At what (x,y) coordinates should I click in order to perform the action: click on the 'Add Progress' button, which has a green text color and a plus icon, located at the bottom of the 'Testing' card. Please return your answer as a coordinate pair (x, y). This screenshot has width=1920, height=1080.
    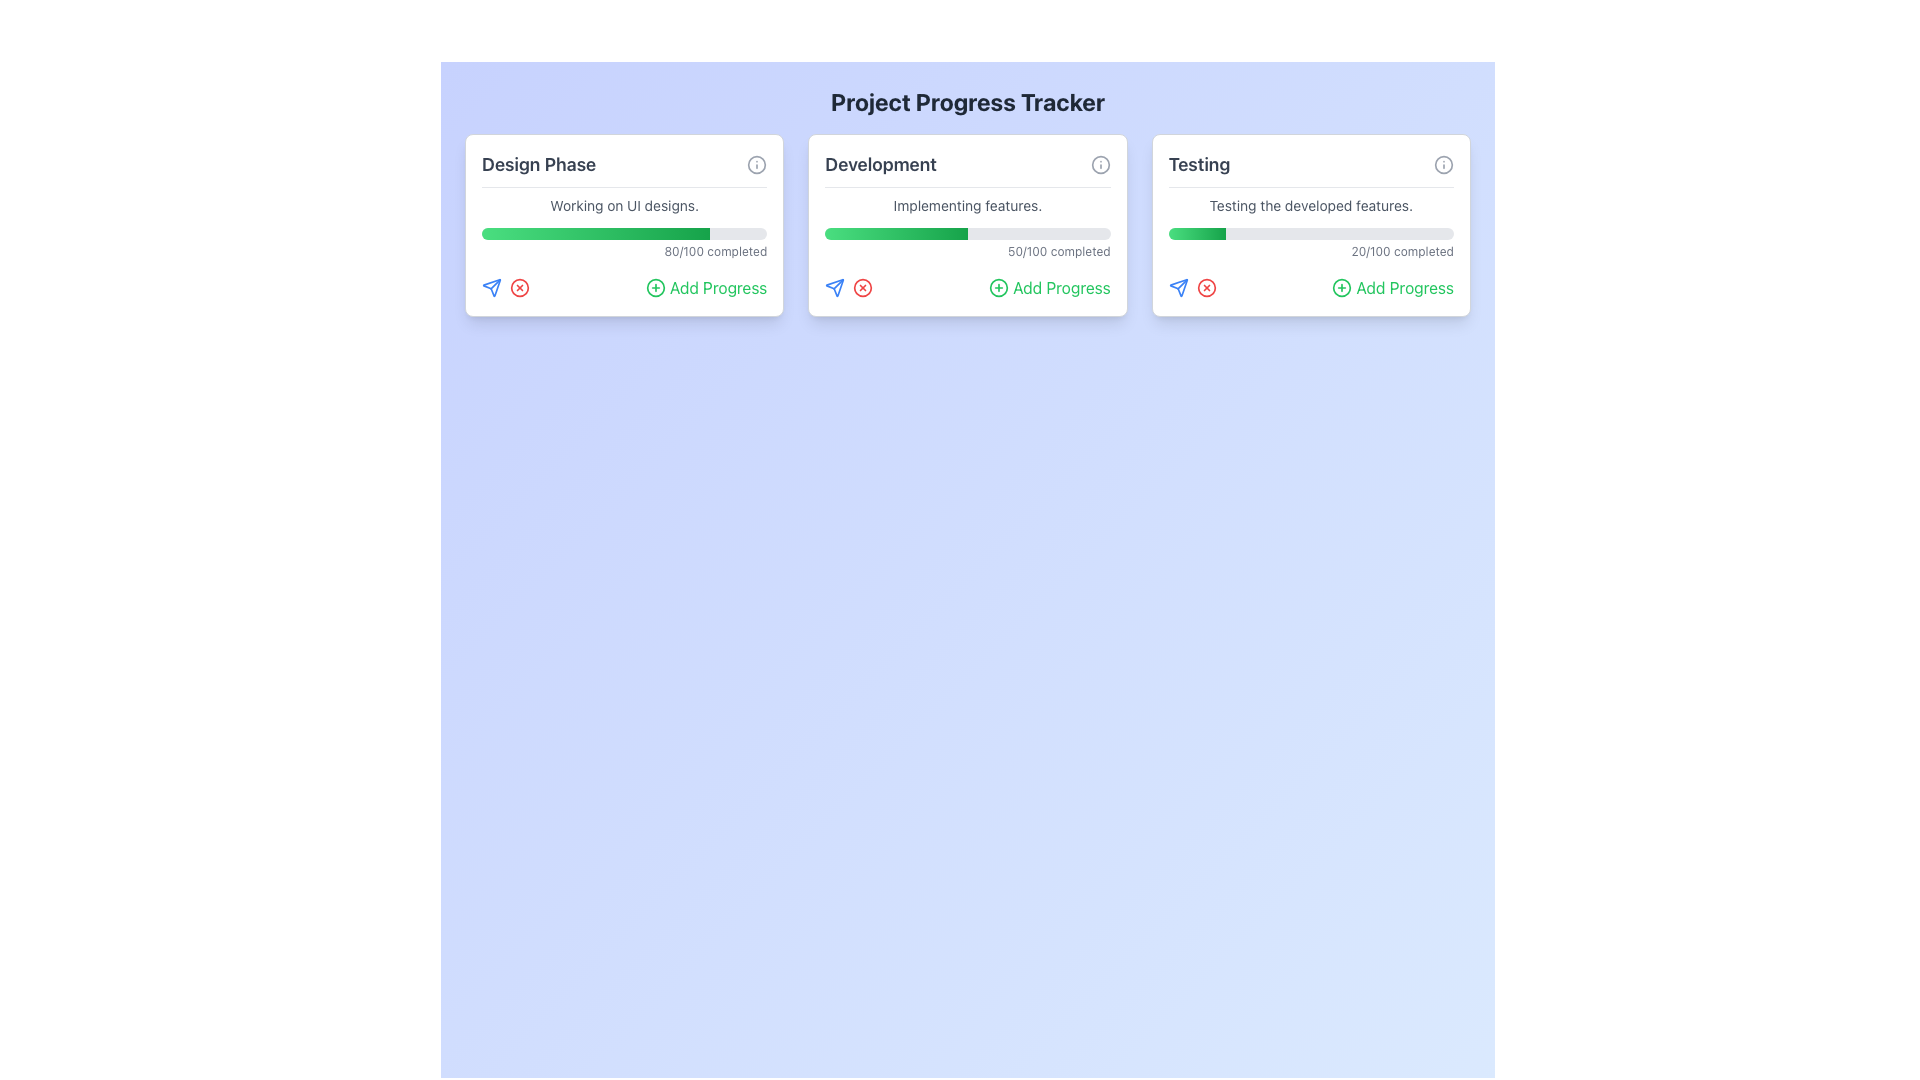
    Looking at the image, I should click on (1392, 288).